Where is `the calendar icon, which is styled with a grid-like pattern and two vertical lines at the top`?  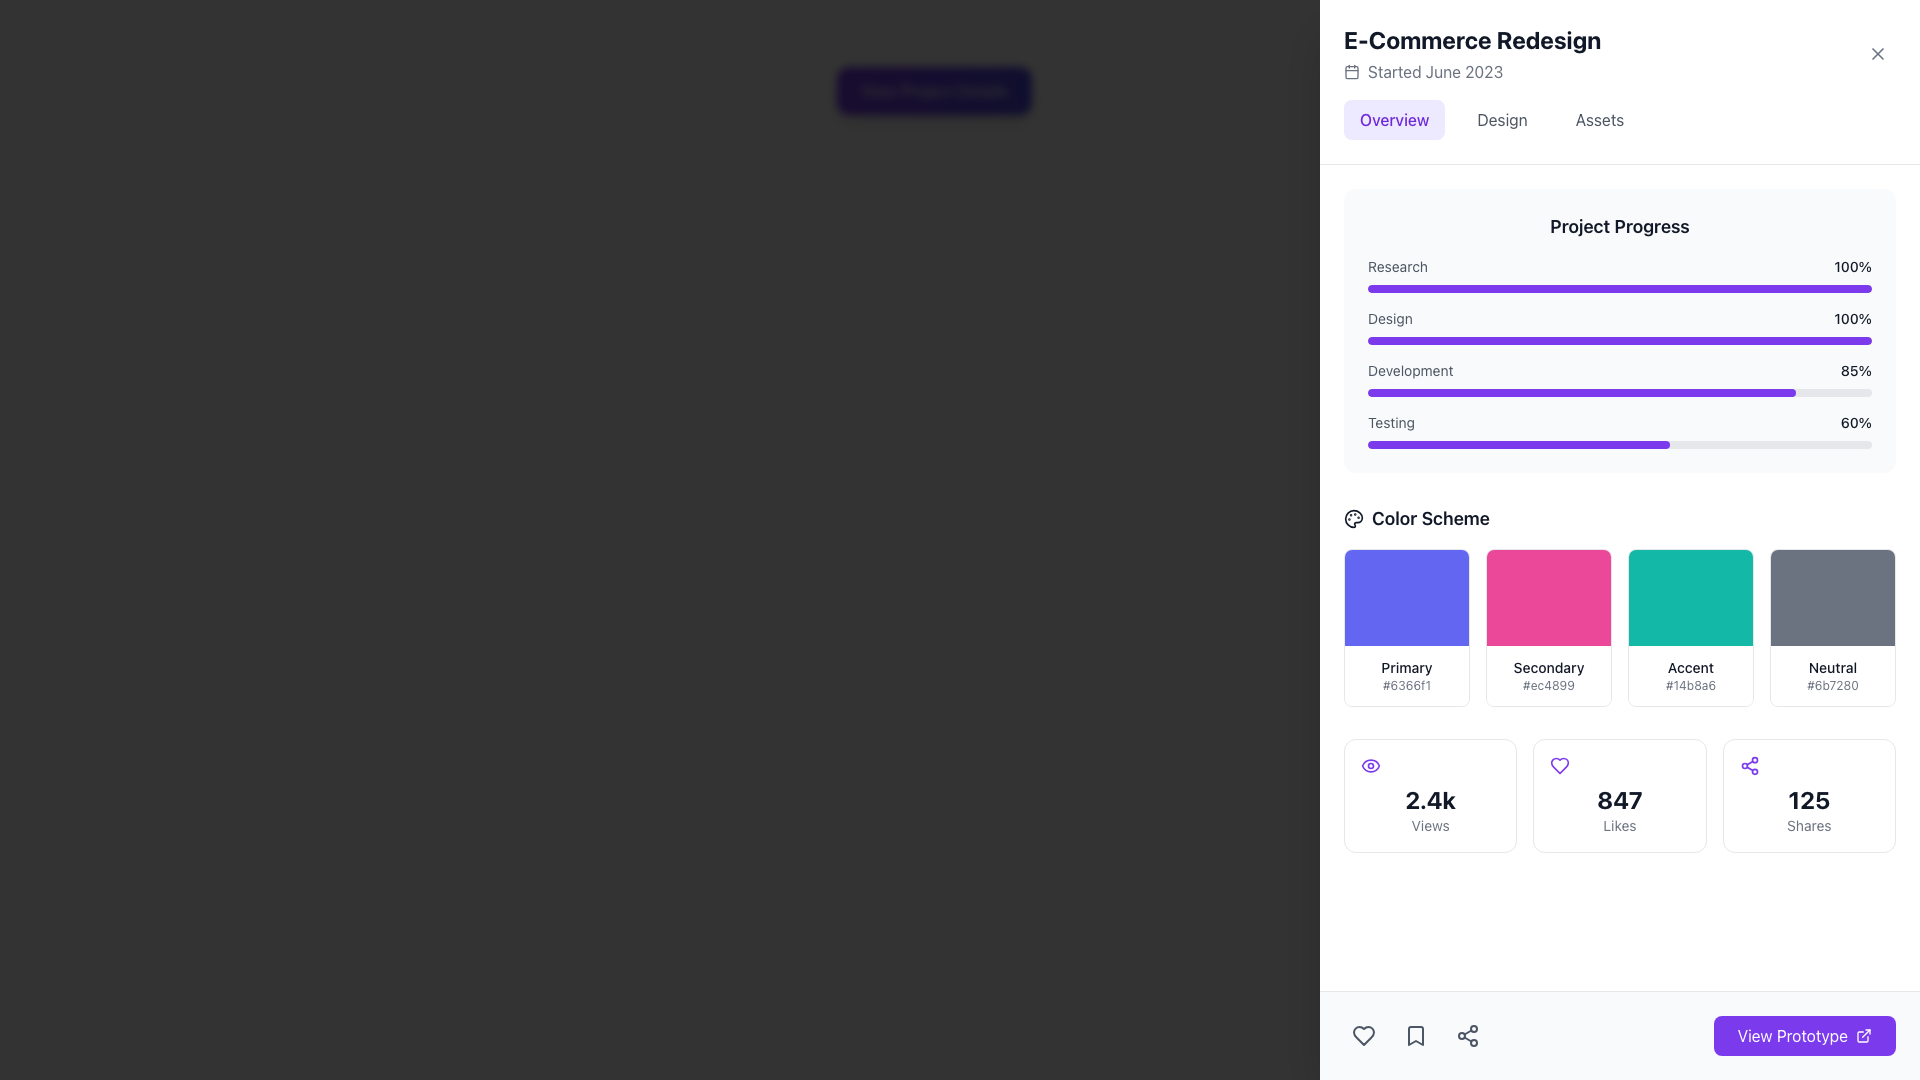
the calendar icon, which is styled with a grid-like pattern and two vertical lines at the top is located at coordinates (1352, 71).